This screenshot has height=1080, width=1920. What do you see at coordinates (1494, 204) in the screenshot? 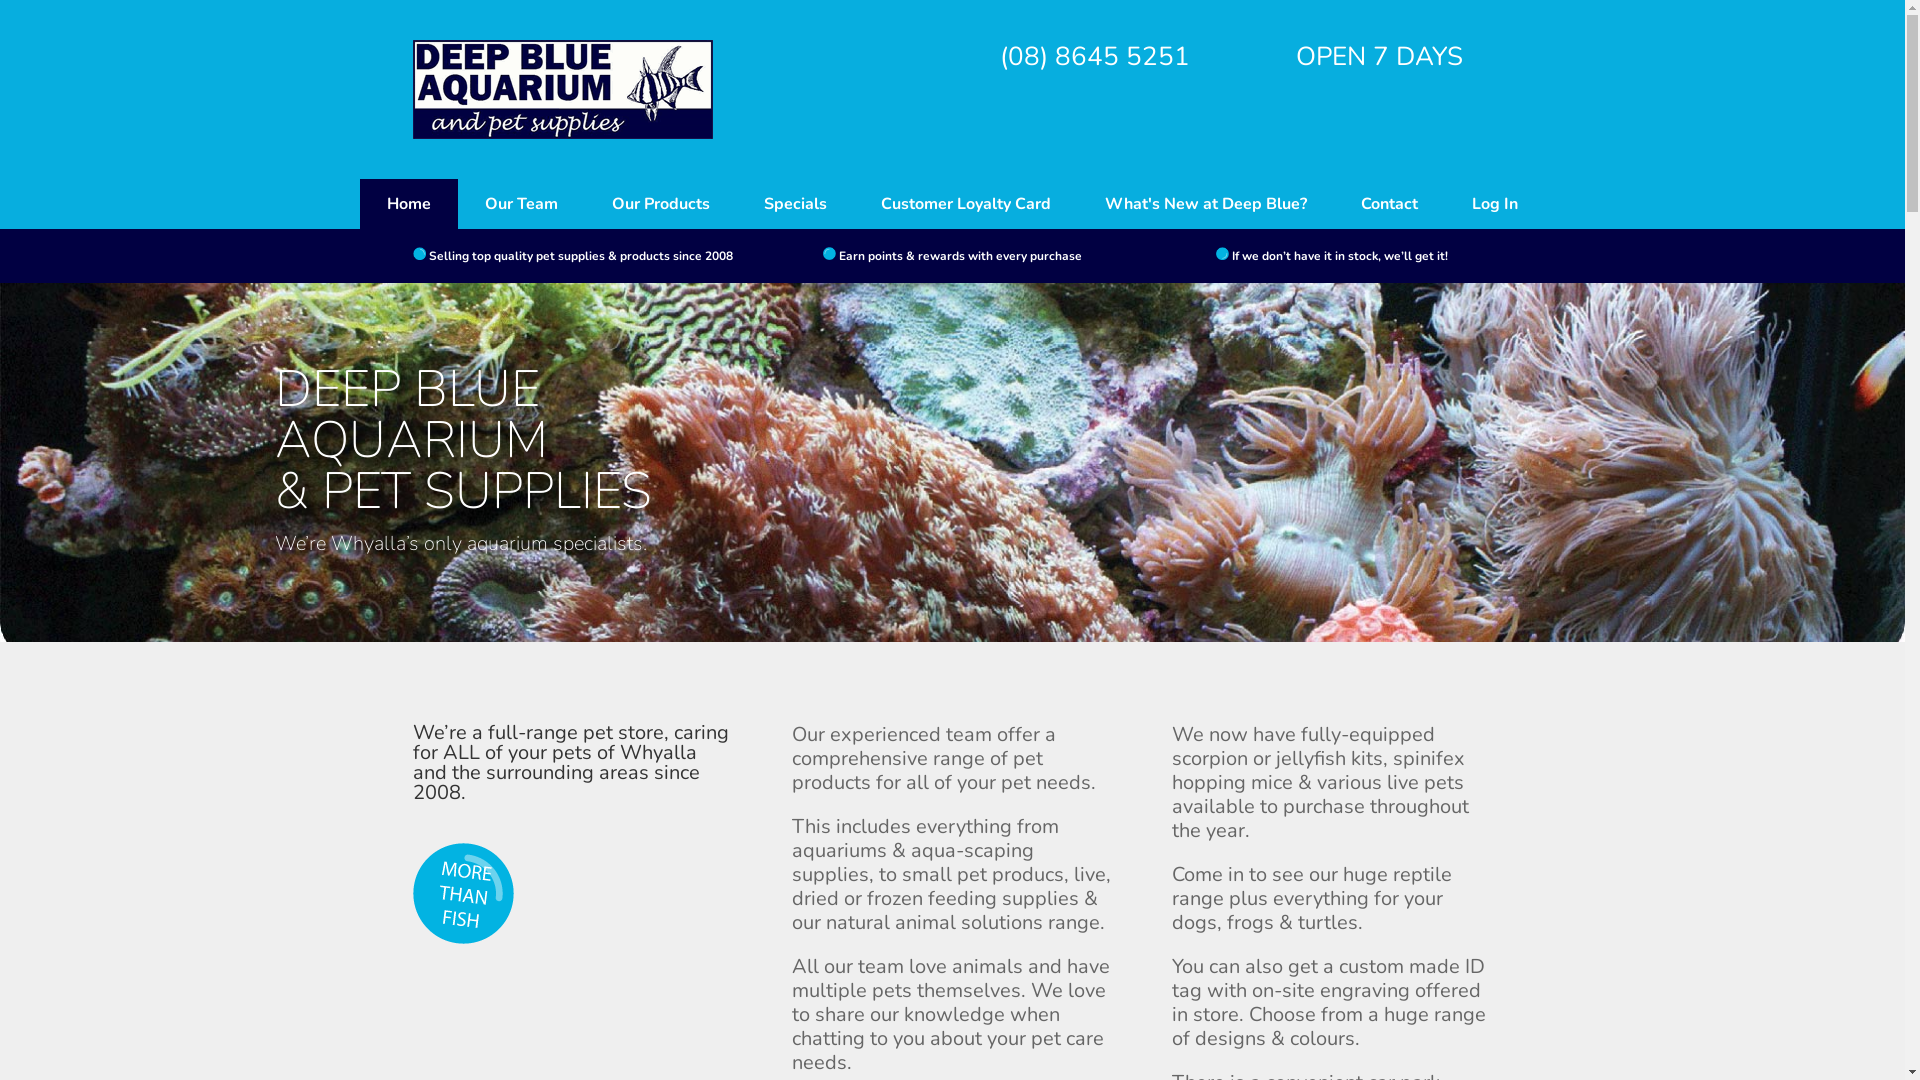
I see `'Log In'` at bounding box center [1494, 204].